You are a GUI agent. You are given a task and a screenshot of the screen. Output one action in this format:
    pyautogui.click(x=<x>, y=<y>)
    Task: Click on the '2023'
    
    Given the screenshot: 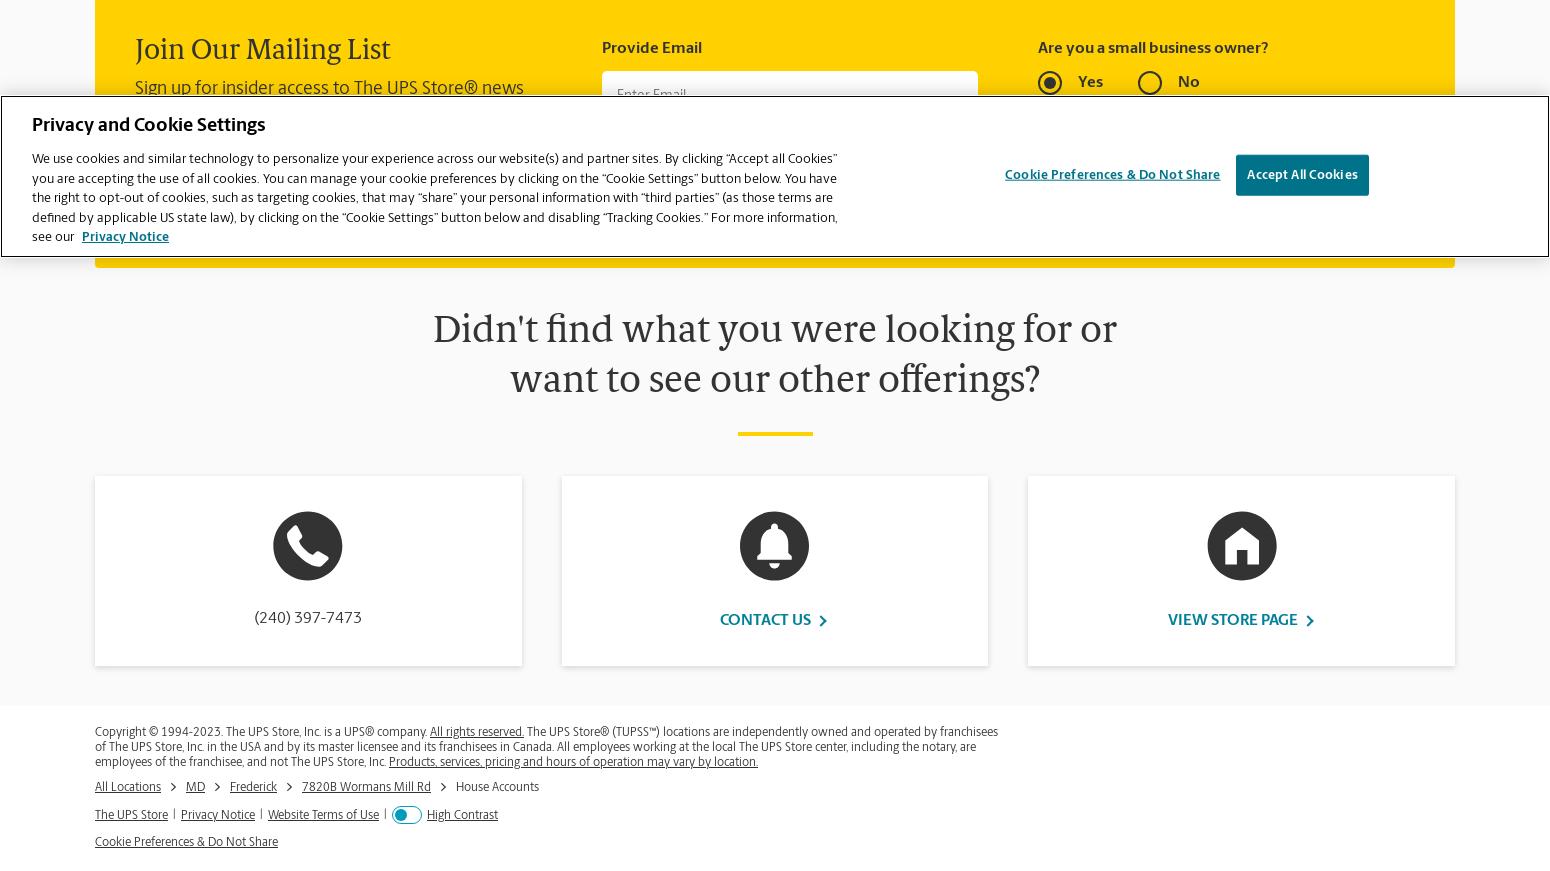 What is the action you would take?
    pyautogui.click(x=205, y=731)
    